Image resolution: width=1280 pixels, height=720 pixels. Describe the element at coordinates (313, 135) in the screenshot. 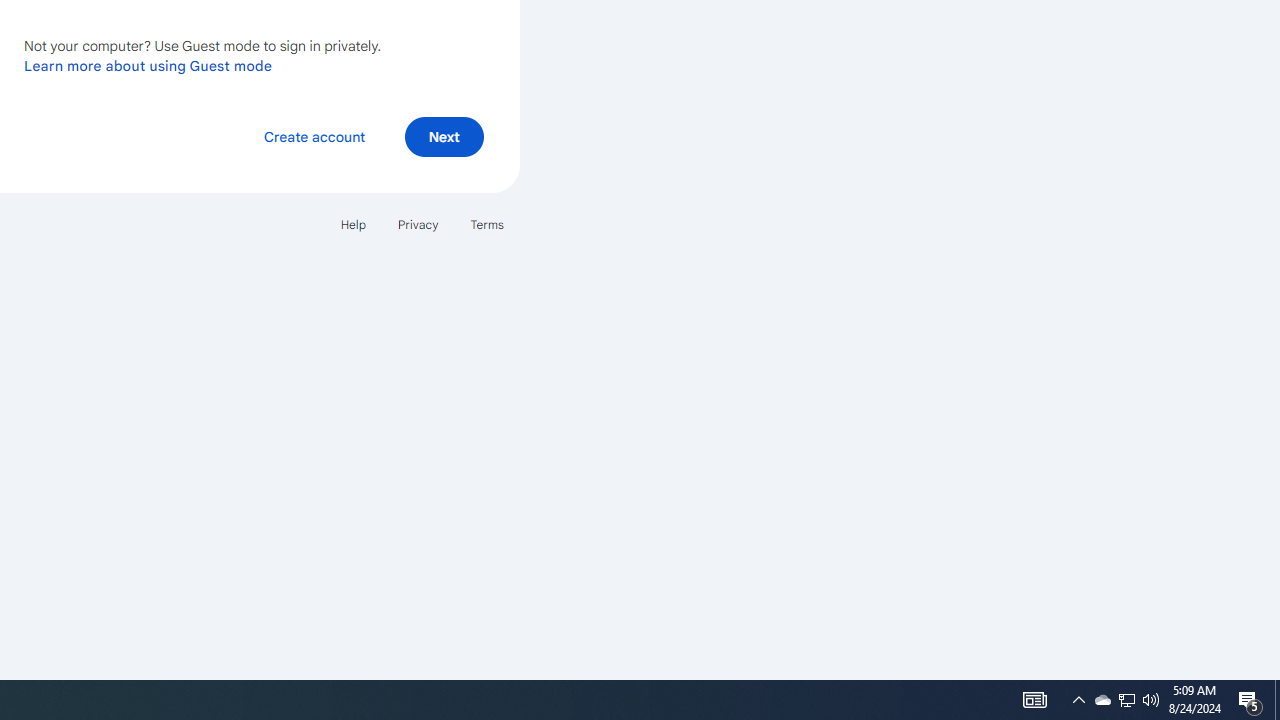

I see `'Create account'` at that location.